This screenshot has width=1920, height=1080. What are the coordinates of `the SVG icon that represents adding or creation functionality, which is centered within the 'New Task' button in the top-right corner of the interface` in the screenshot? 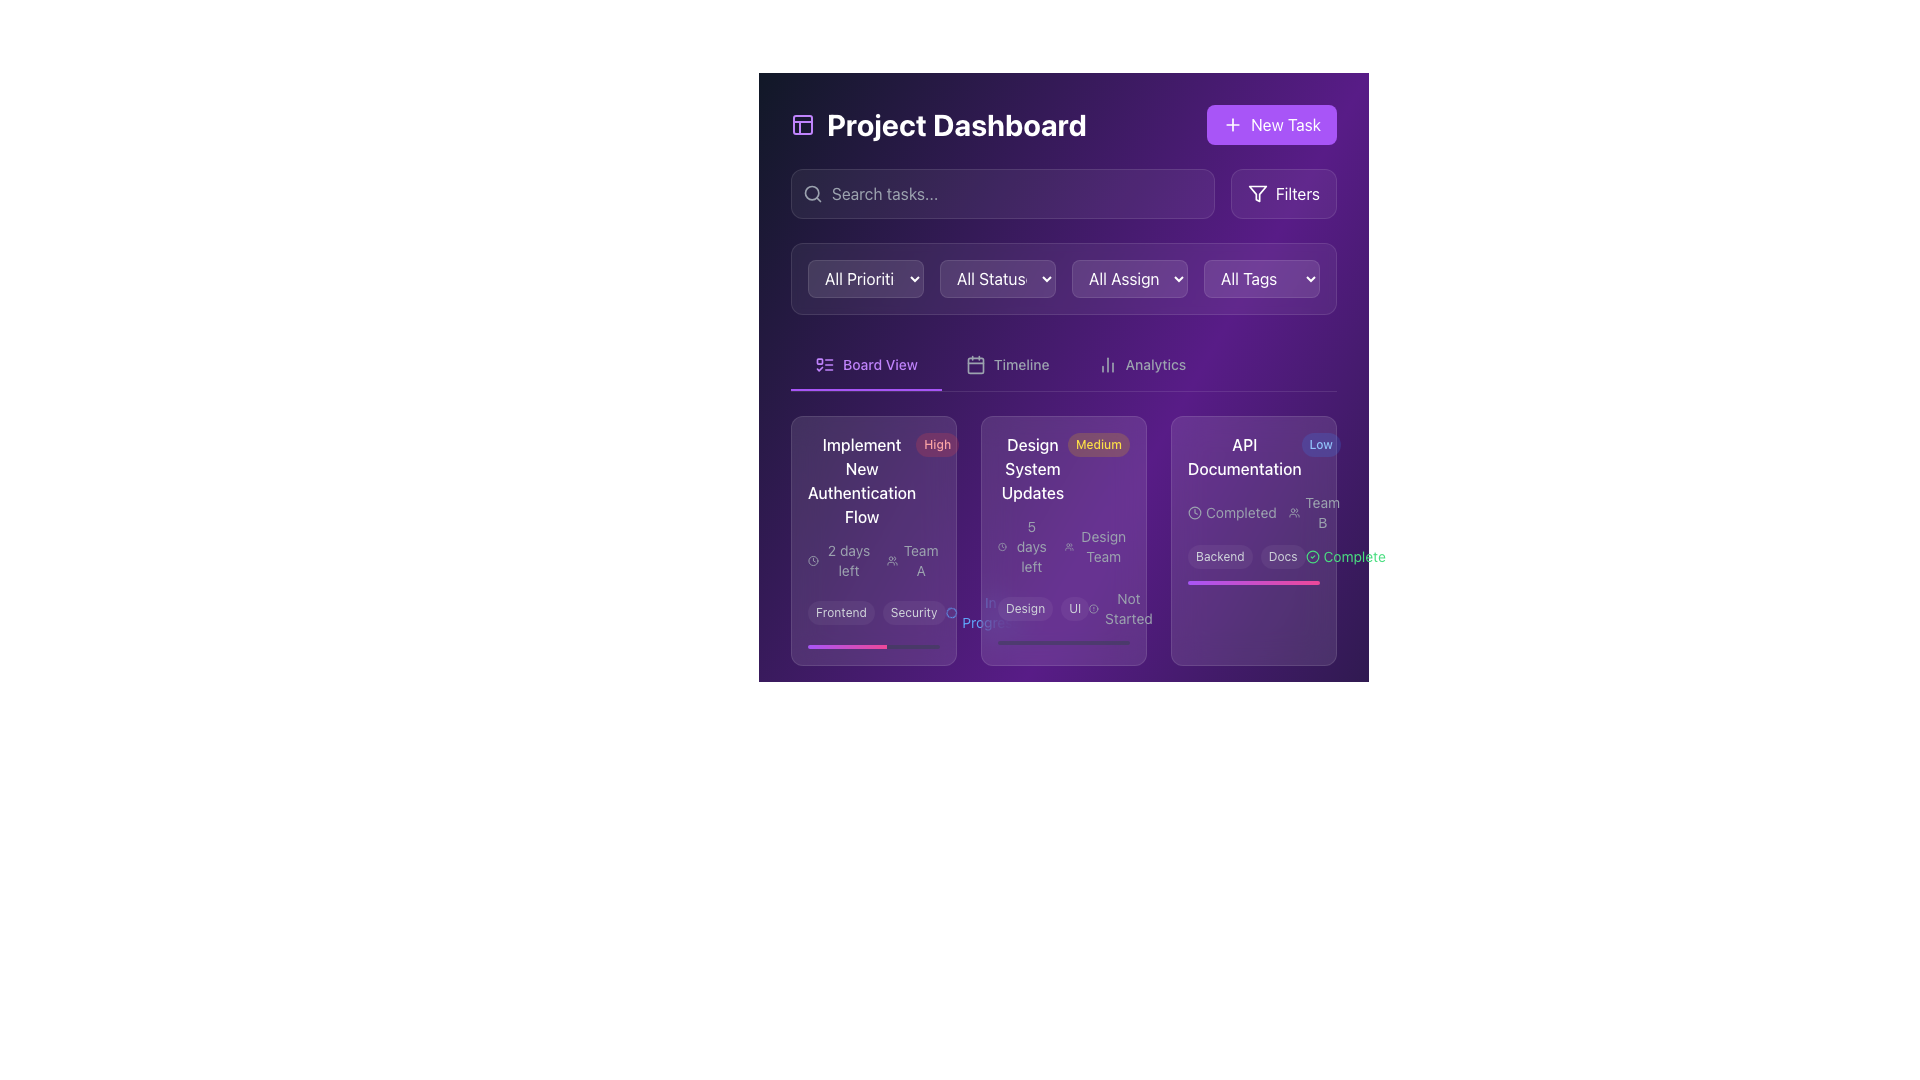 It's located at (1232, 124).